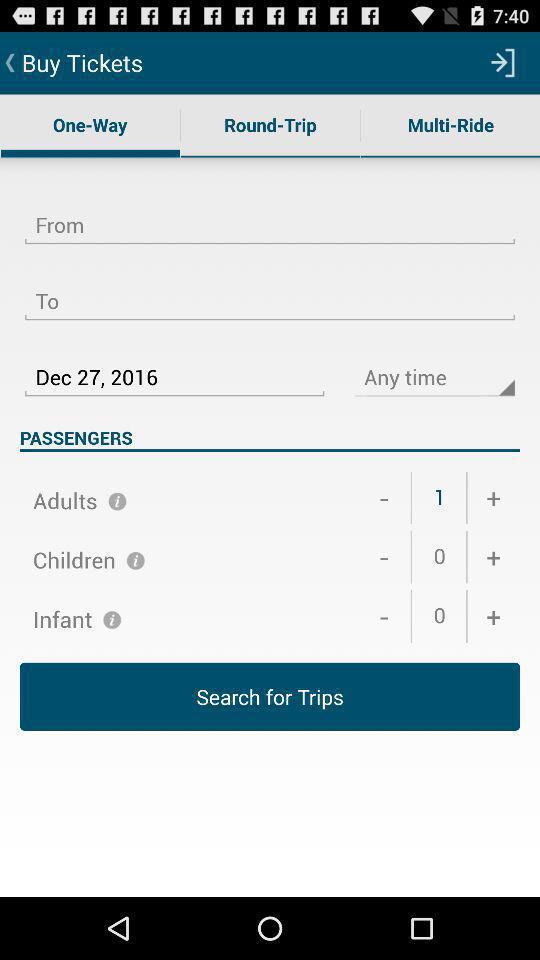 Image resolution: width=540 pixels, height=960 pixels. What do you see at coordinates (270, 213) in the screenshot?
I see `from text box` at bounding box center [270, 213].